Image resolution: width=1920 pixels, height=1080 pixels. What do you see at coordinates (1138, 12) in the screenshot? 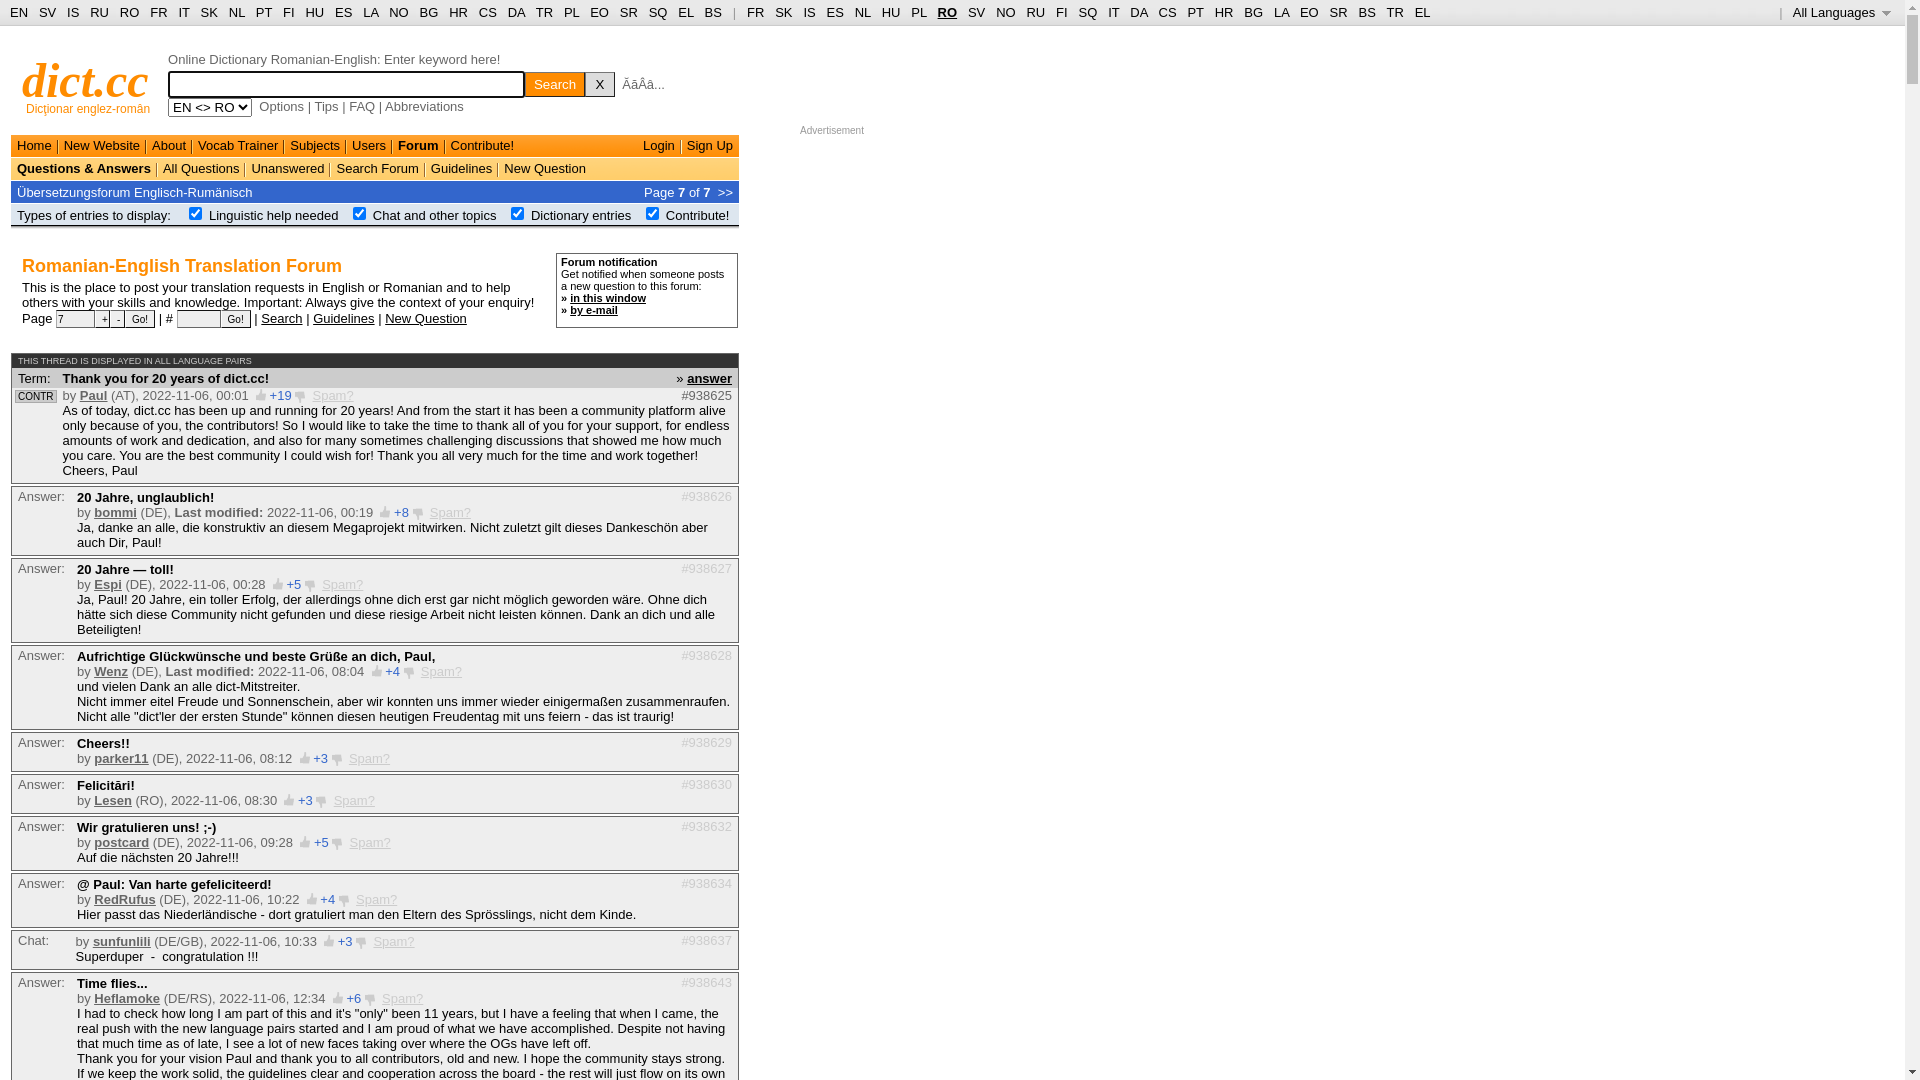
I see `'DA'` at bounding box center [1138, 12].